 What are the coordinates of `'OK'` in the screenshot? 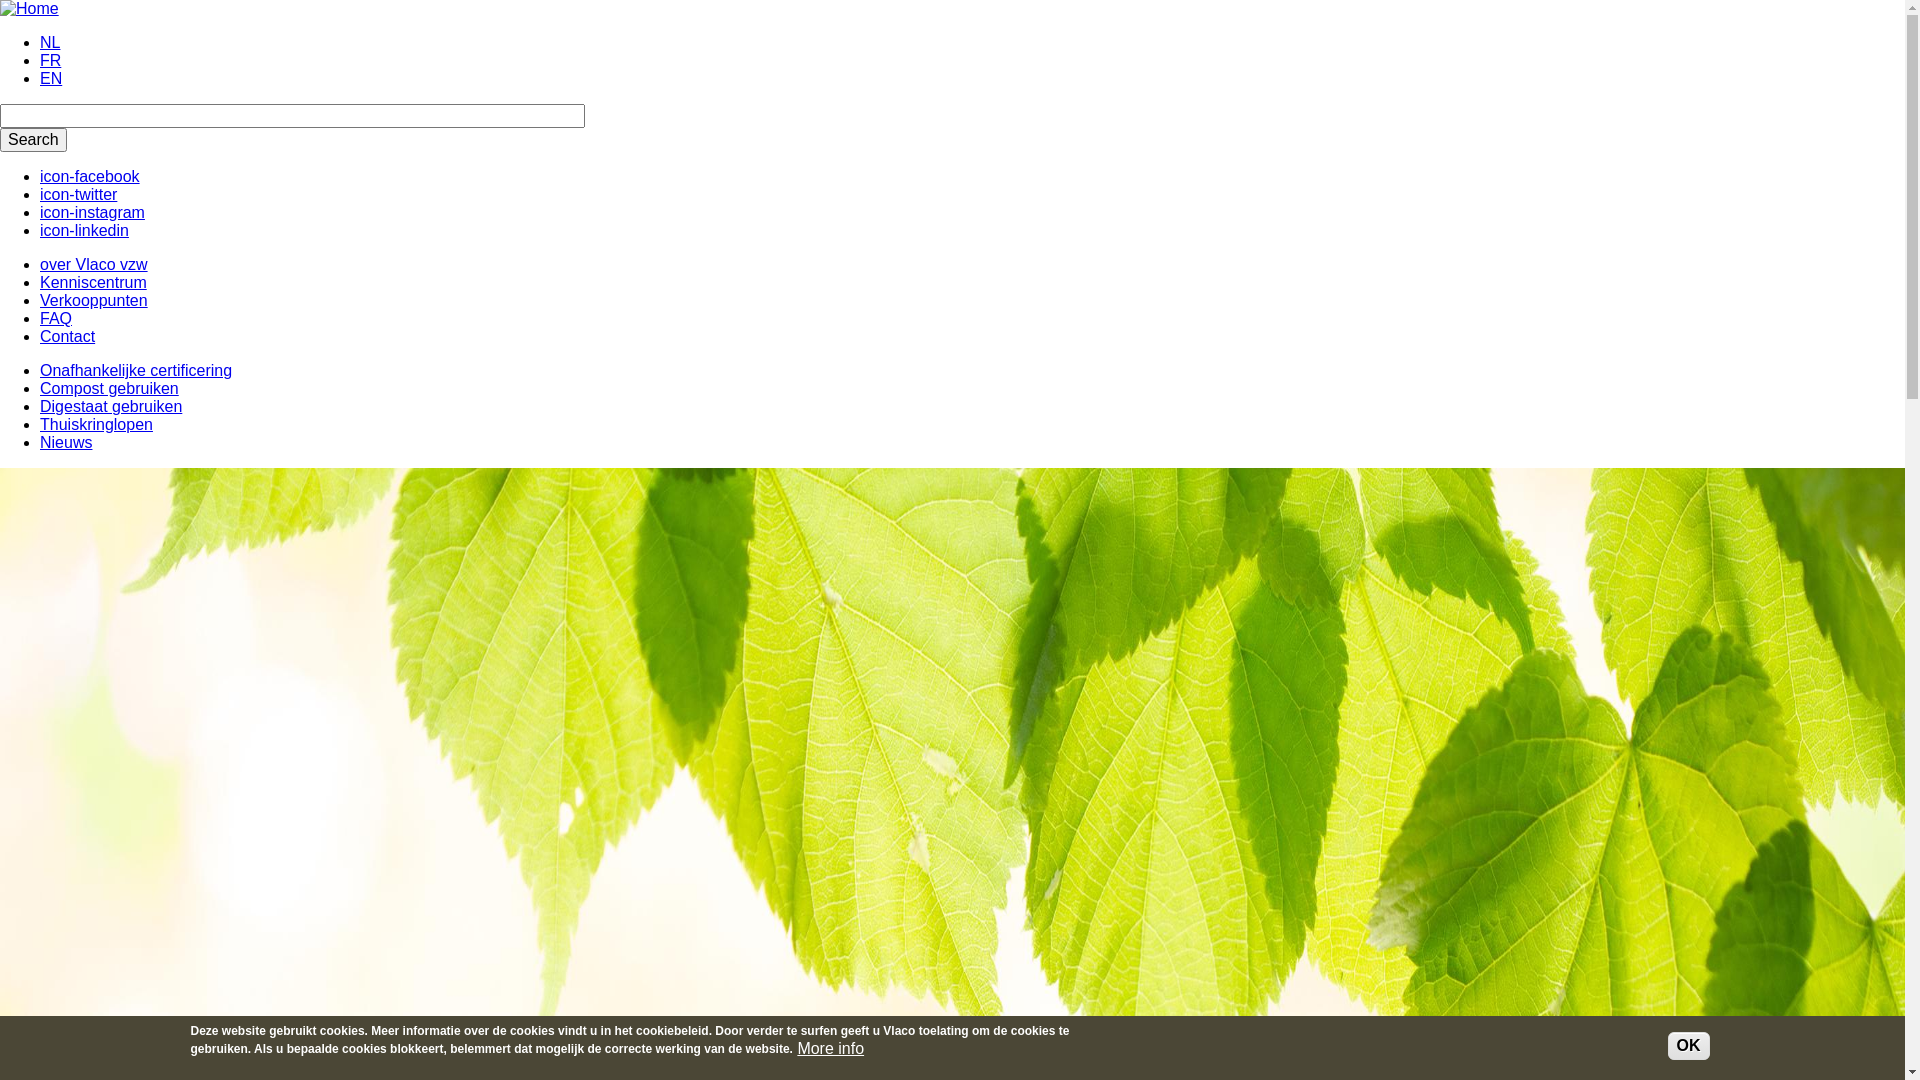 It's located at (1688, 1044).